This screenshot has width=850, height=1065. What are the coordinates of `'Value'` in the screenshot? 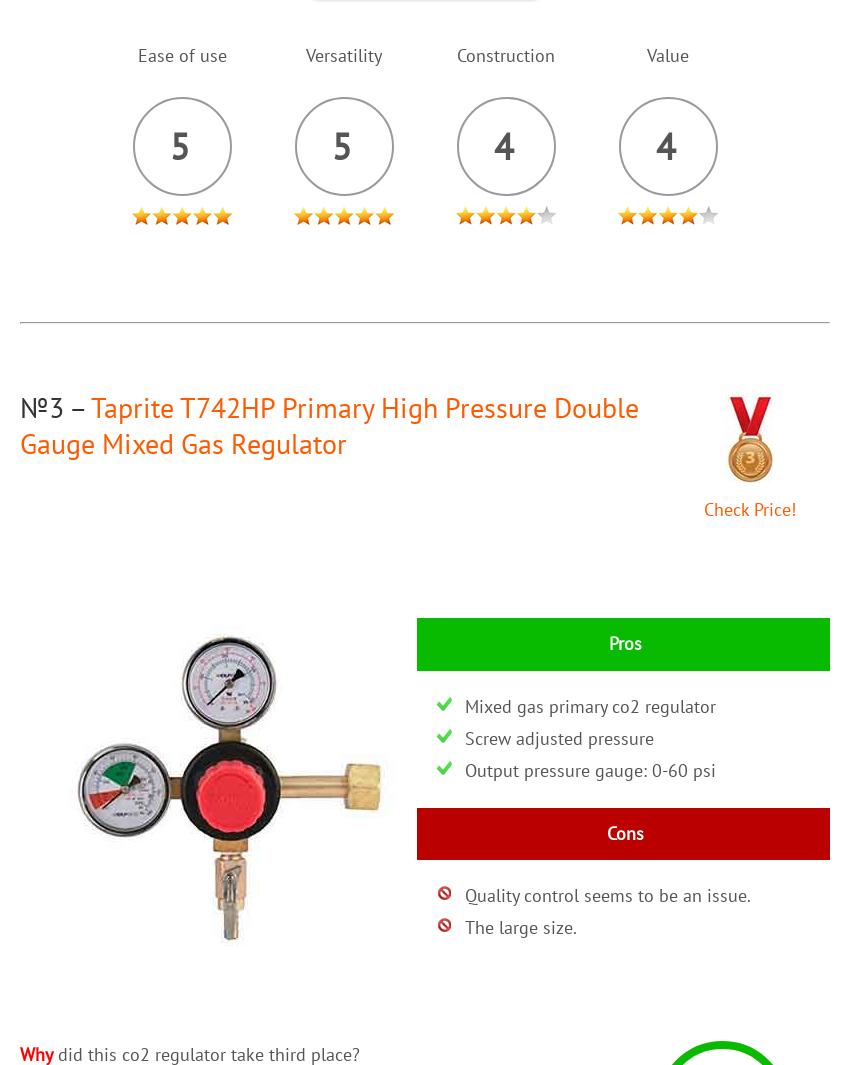 It's located at (668, 54).